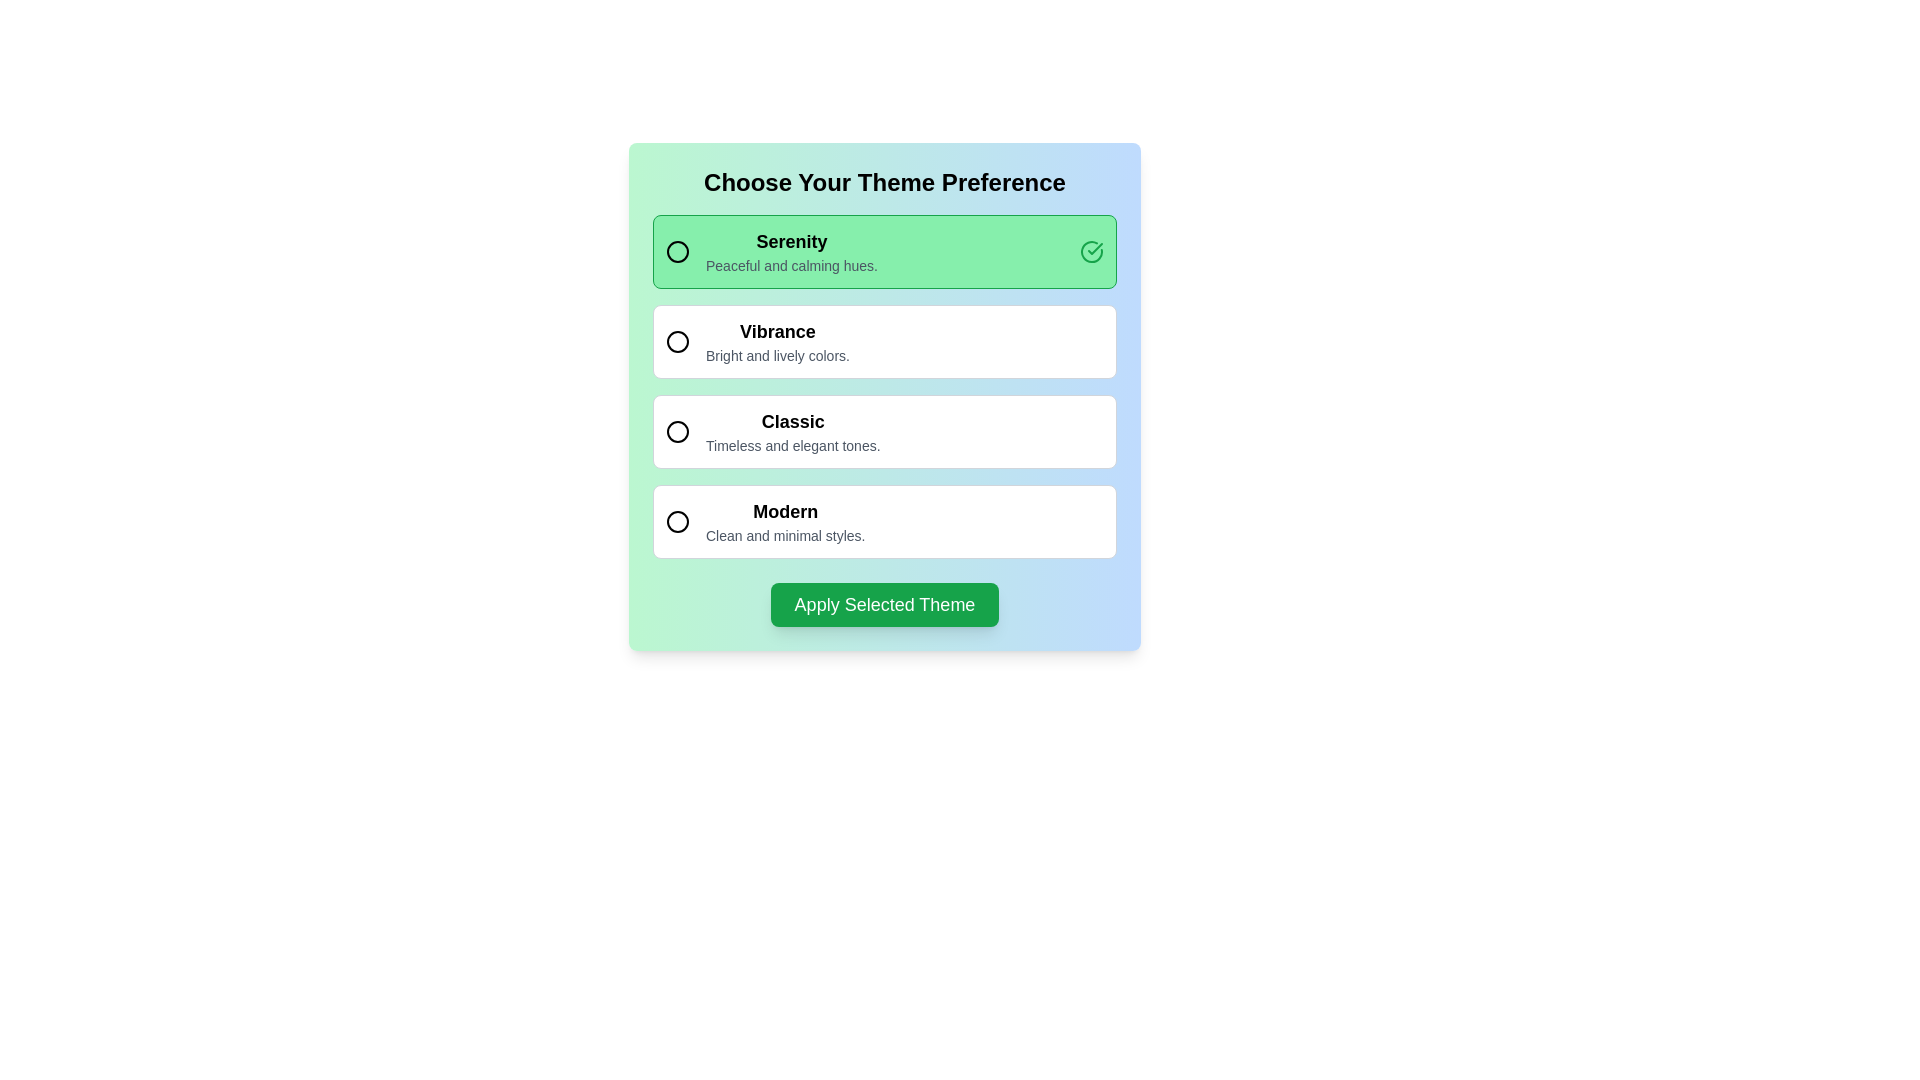 The width and height of the screenshot is (1920, 1080). Describe the element at coordinates (677, 341) in the screenshot. I see `the circular indicator element associated with the 'Vibrance' theme option by clicking on it` at that location.